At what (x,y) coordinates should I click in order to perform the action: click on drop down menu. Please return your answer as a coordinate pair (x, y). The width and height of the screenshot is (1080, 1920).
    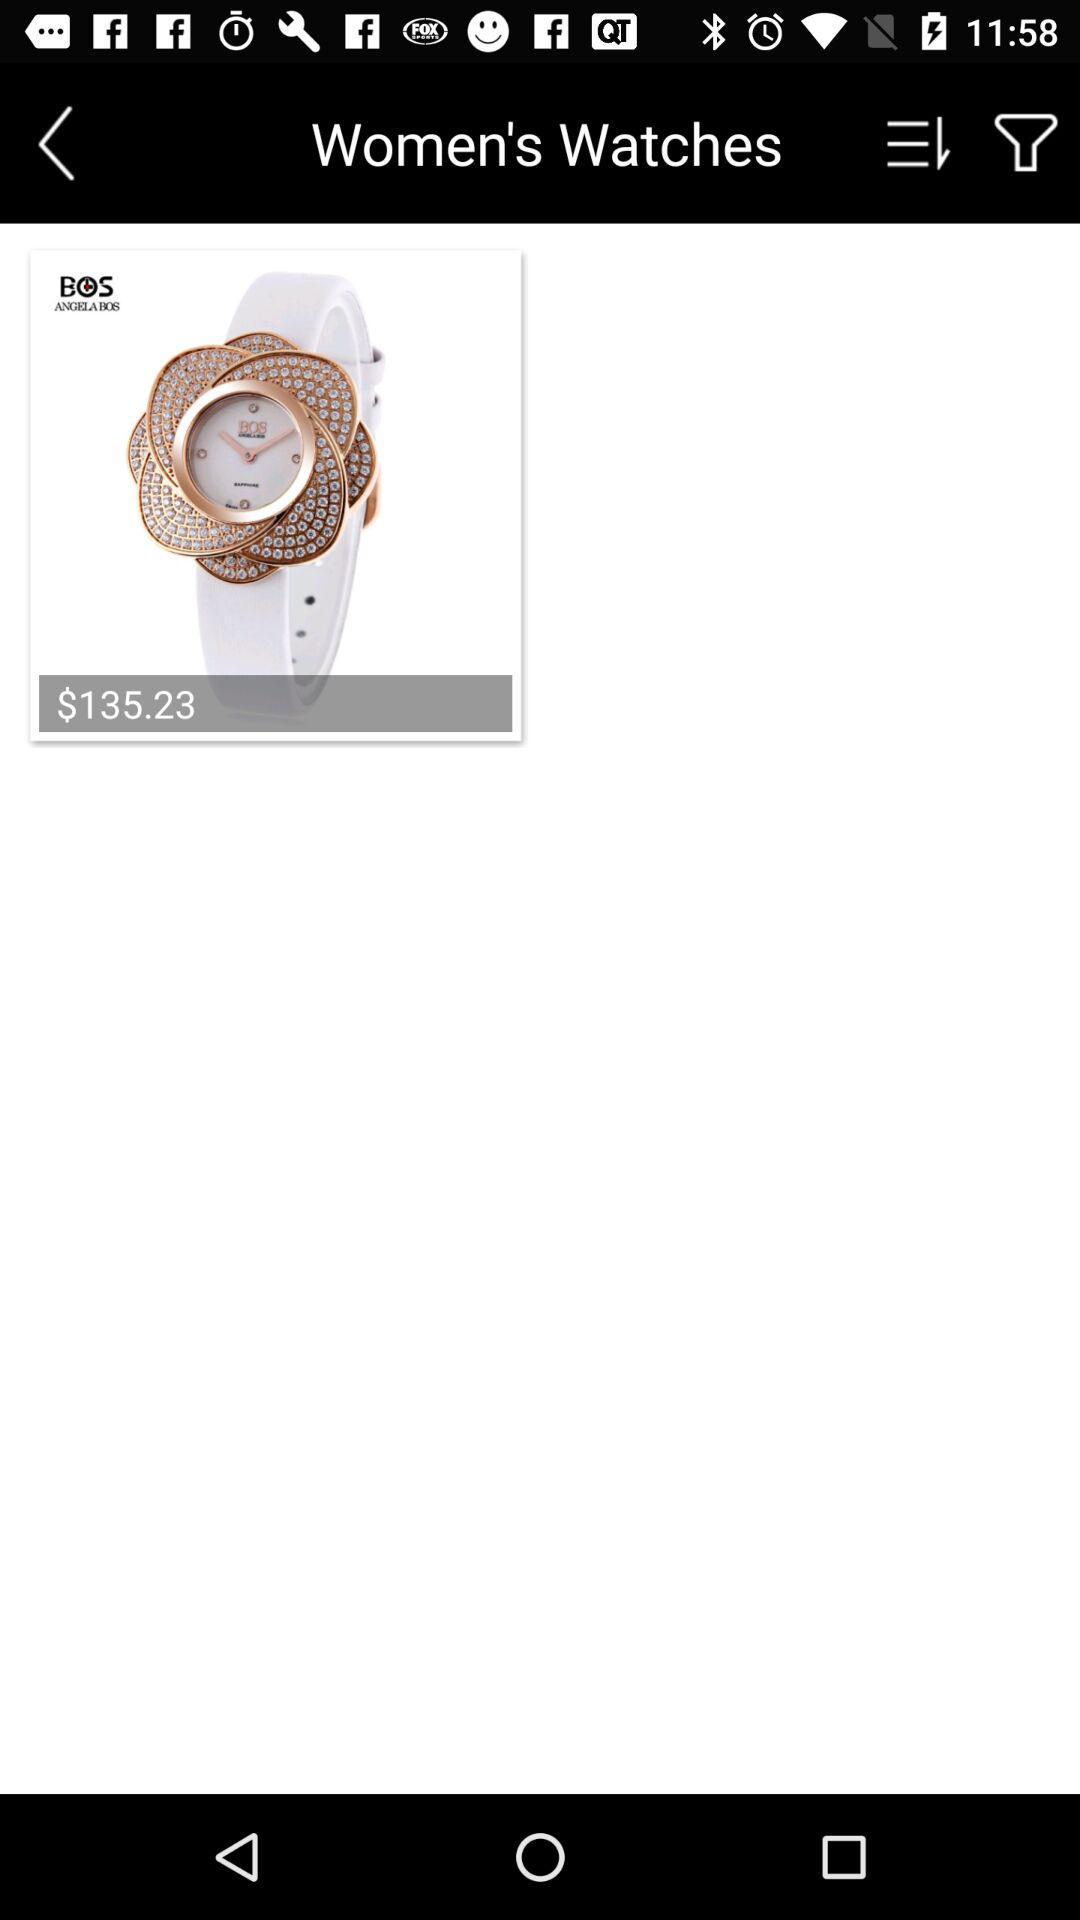
    Looking at the image, I should click on (919, 142).